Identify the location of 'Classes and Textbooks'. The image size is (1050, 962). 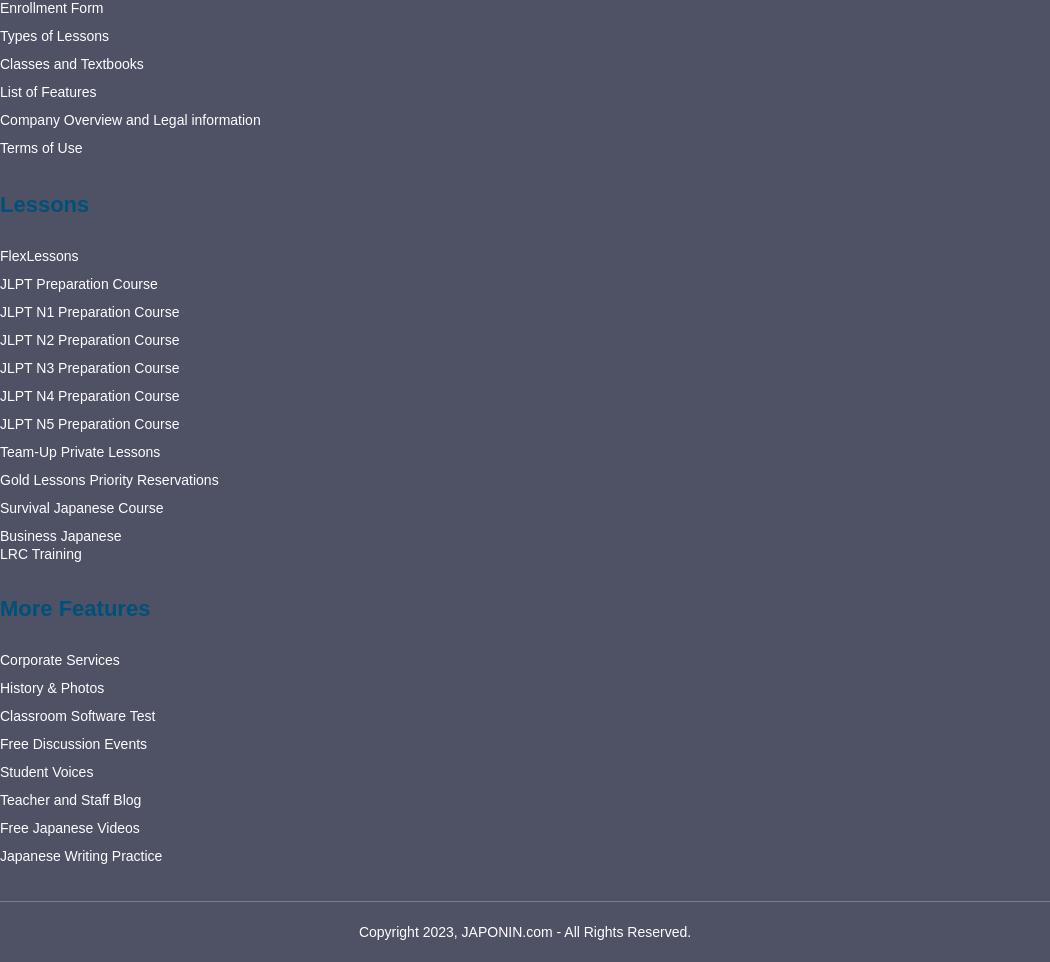
(70, 63).